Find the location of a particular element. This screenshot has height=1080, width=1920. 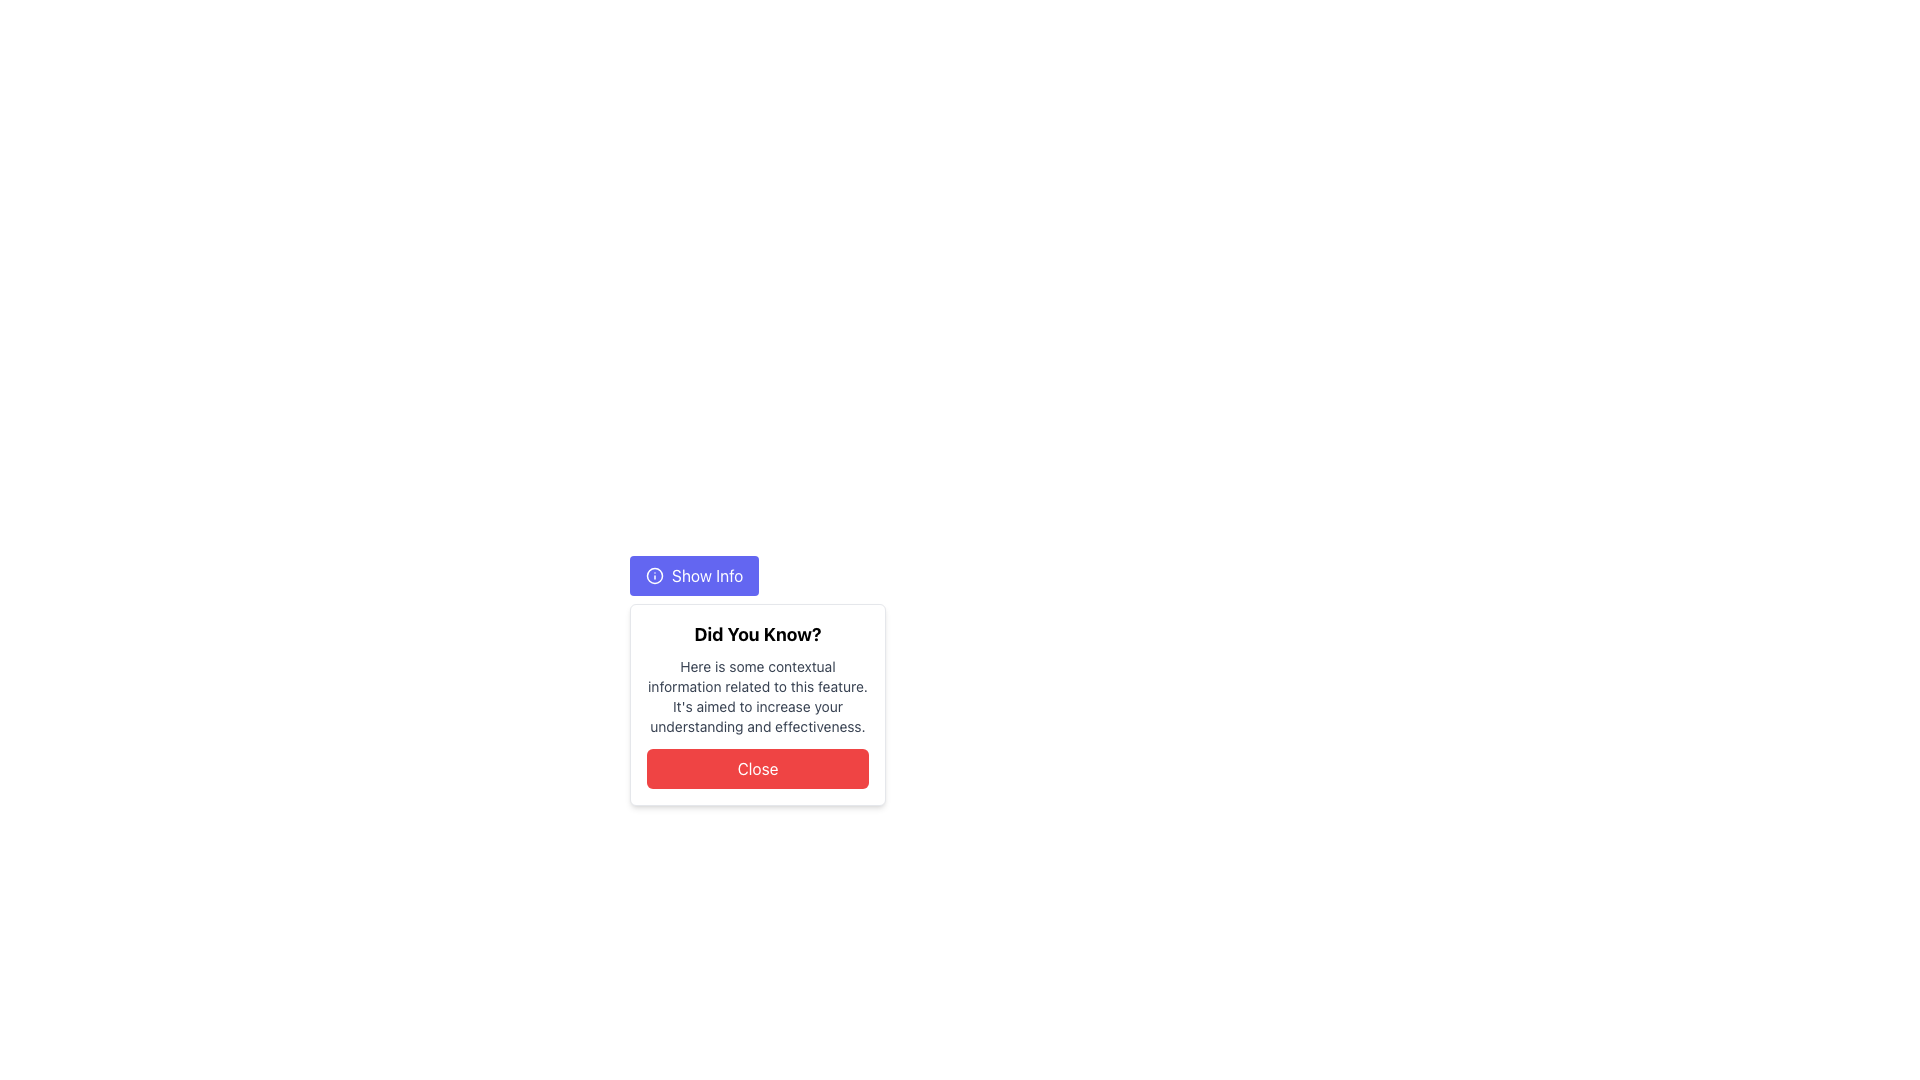

the rectangular blue button with rounded corners labeled 'Show Info' is located at coordinates (694, 575).